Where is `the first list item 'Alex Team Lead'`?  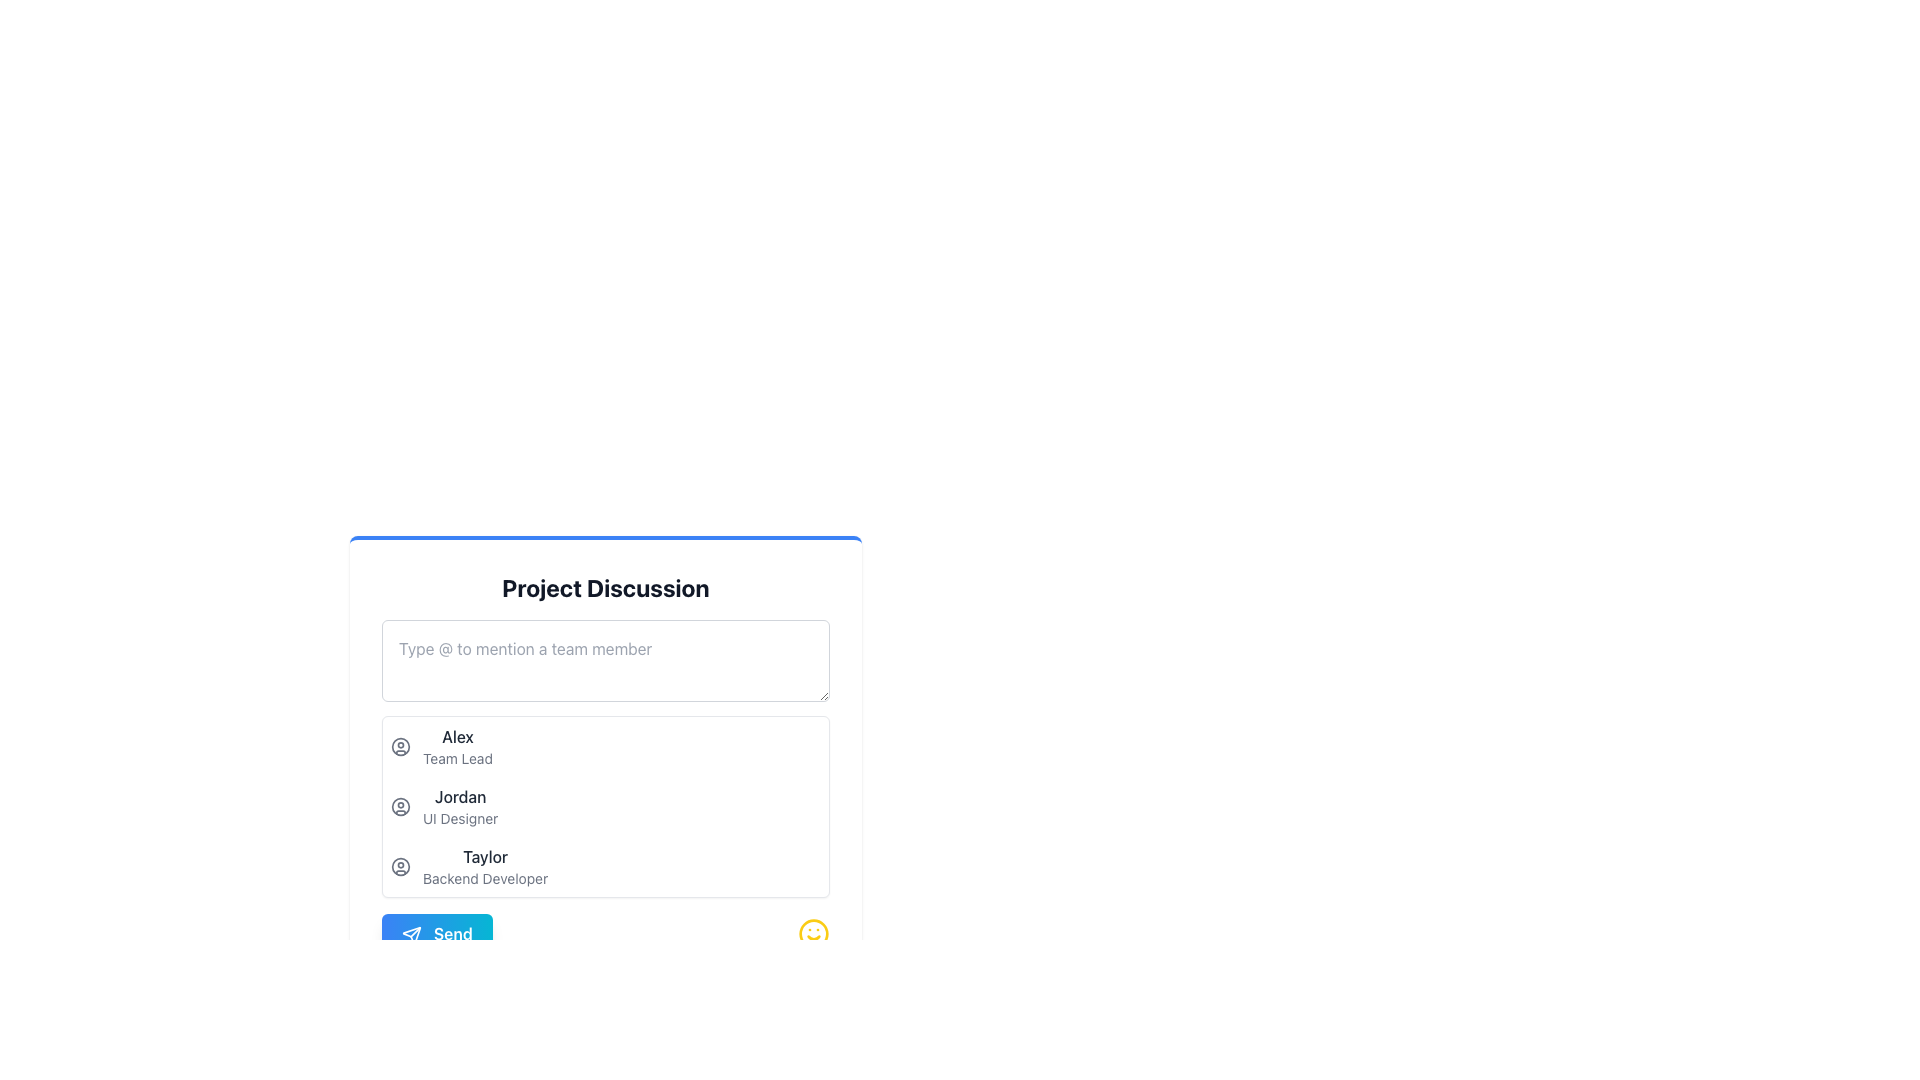 the first list item 'Alex Team Lead' is located at coordinates (604, 747).